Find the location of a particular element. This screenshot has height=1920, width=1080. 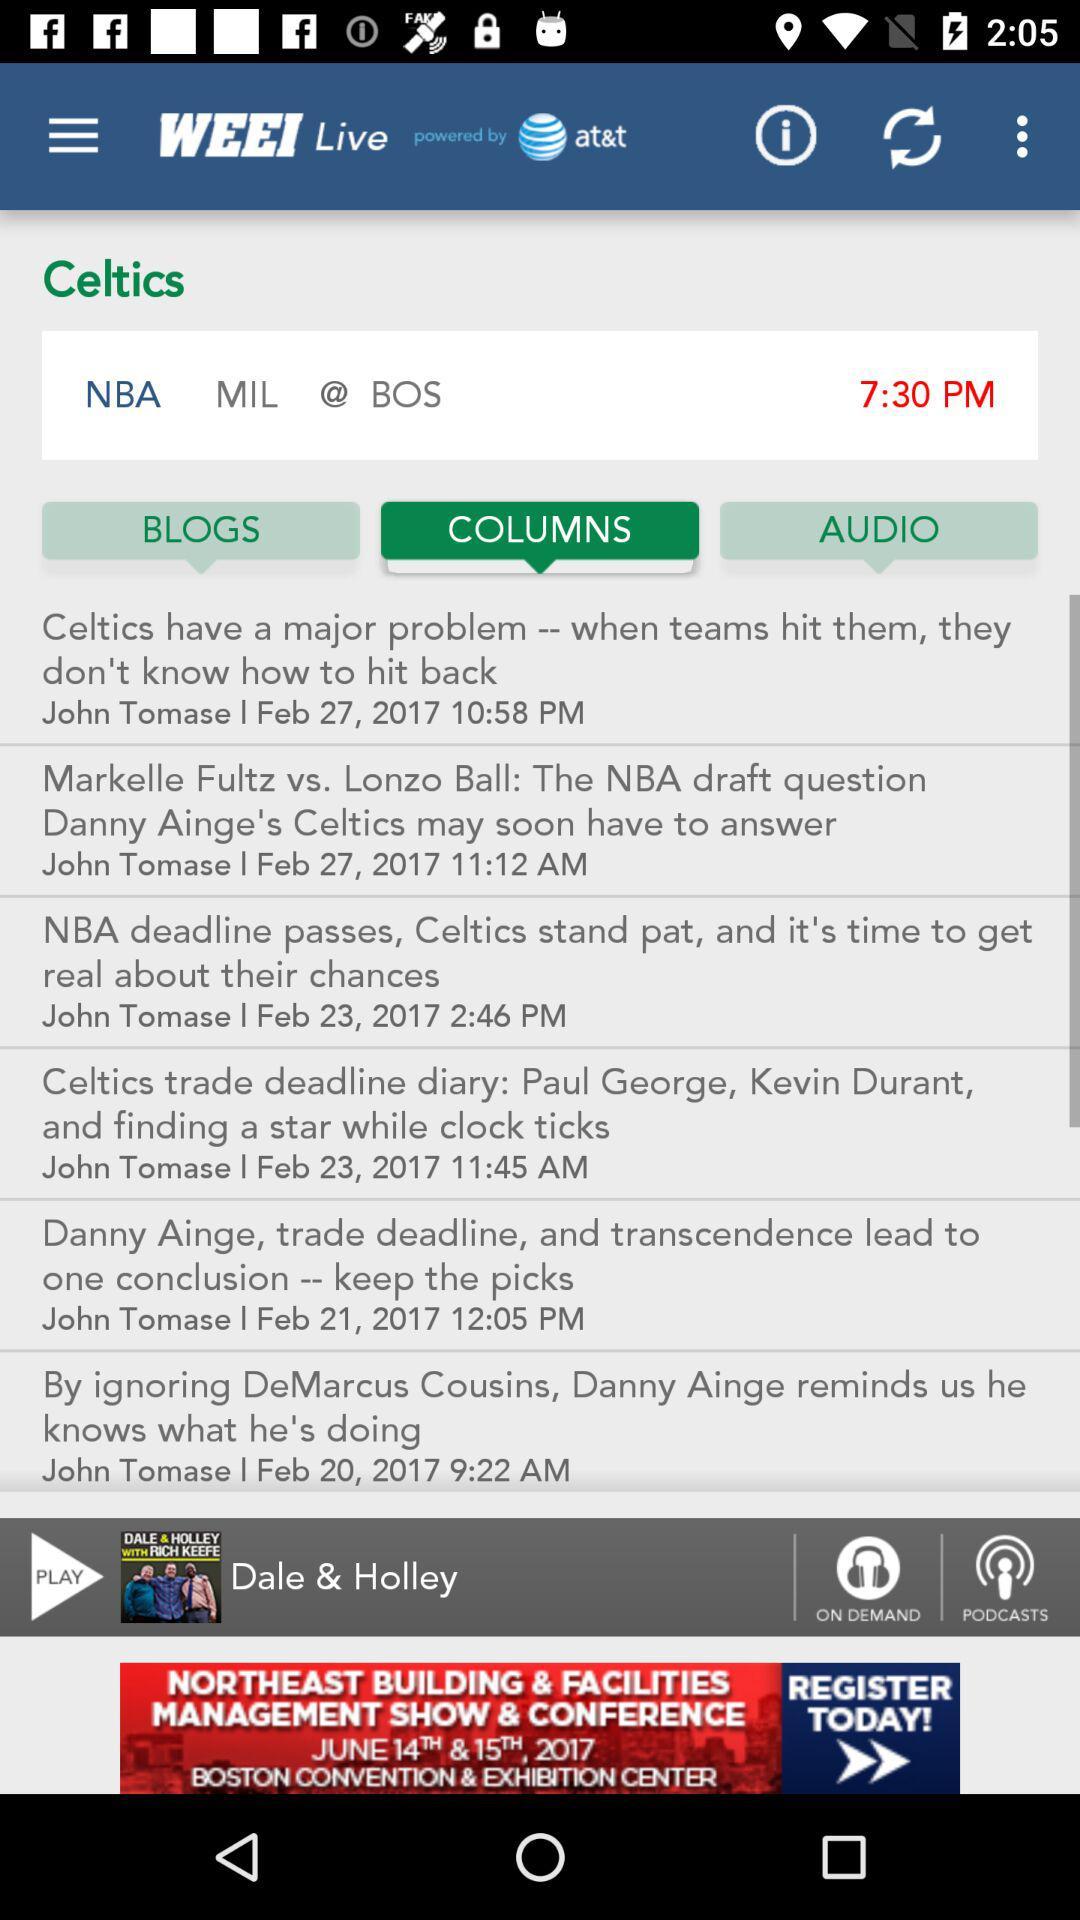

the location icon is located at coordinates (1010, 1576).